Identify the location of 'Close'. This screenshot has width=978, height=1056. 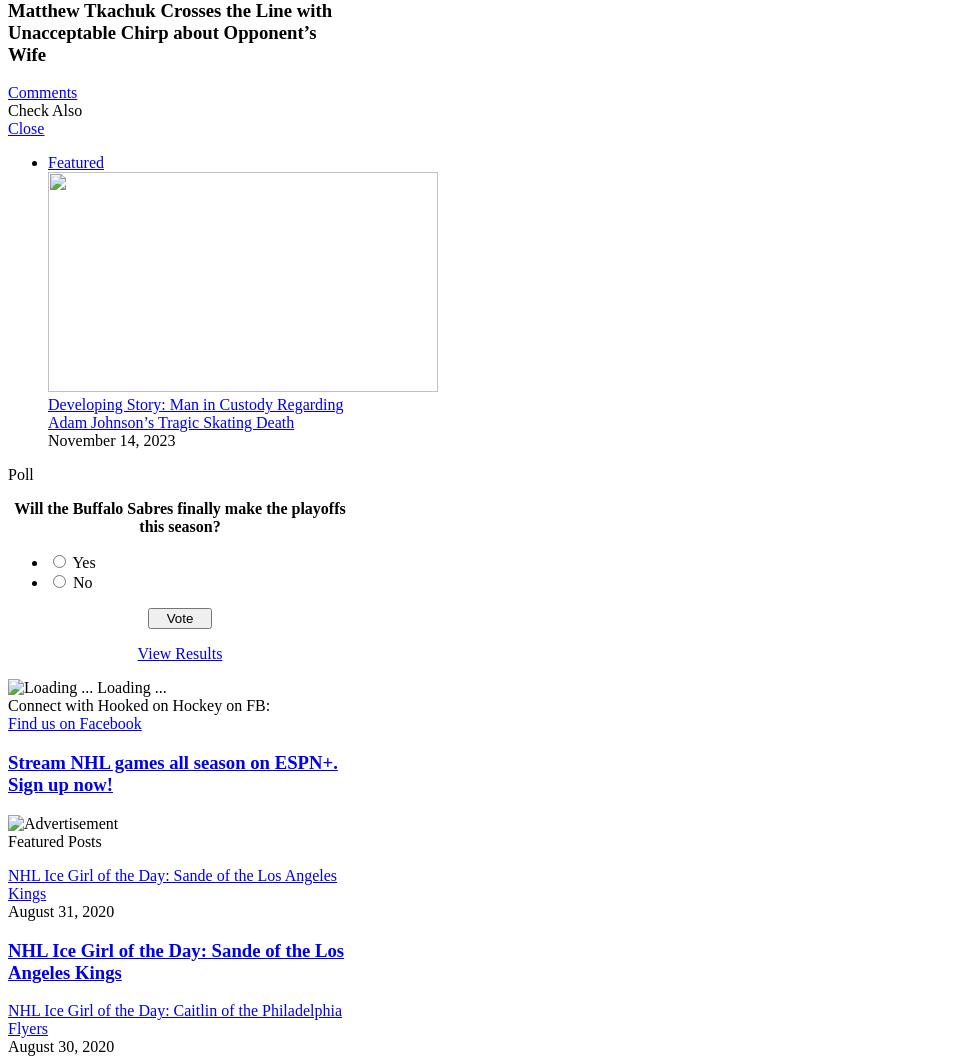
(8, 127).